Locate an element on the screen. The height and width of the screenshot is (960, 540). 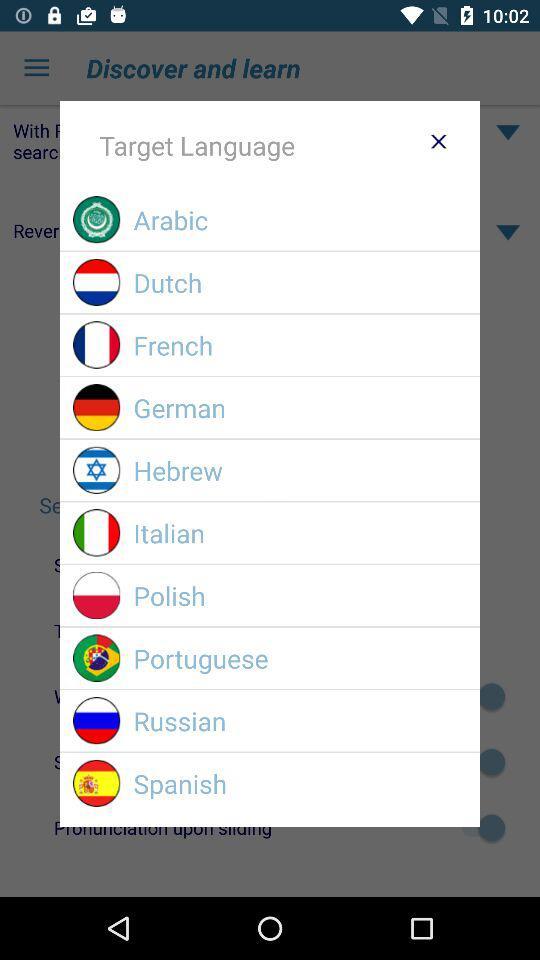
the russian is located at coordinates (299, 720).